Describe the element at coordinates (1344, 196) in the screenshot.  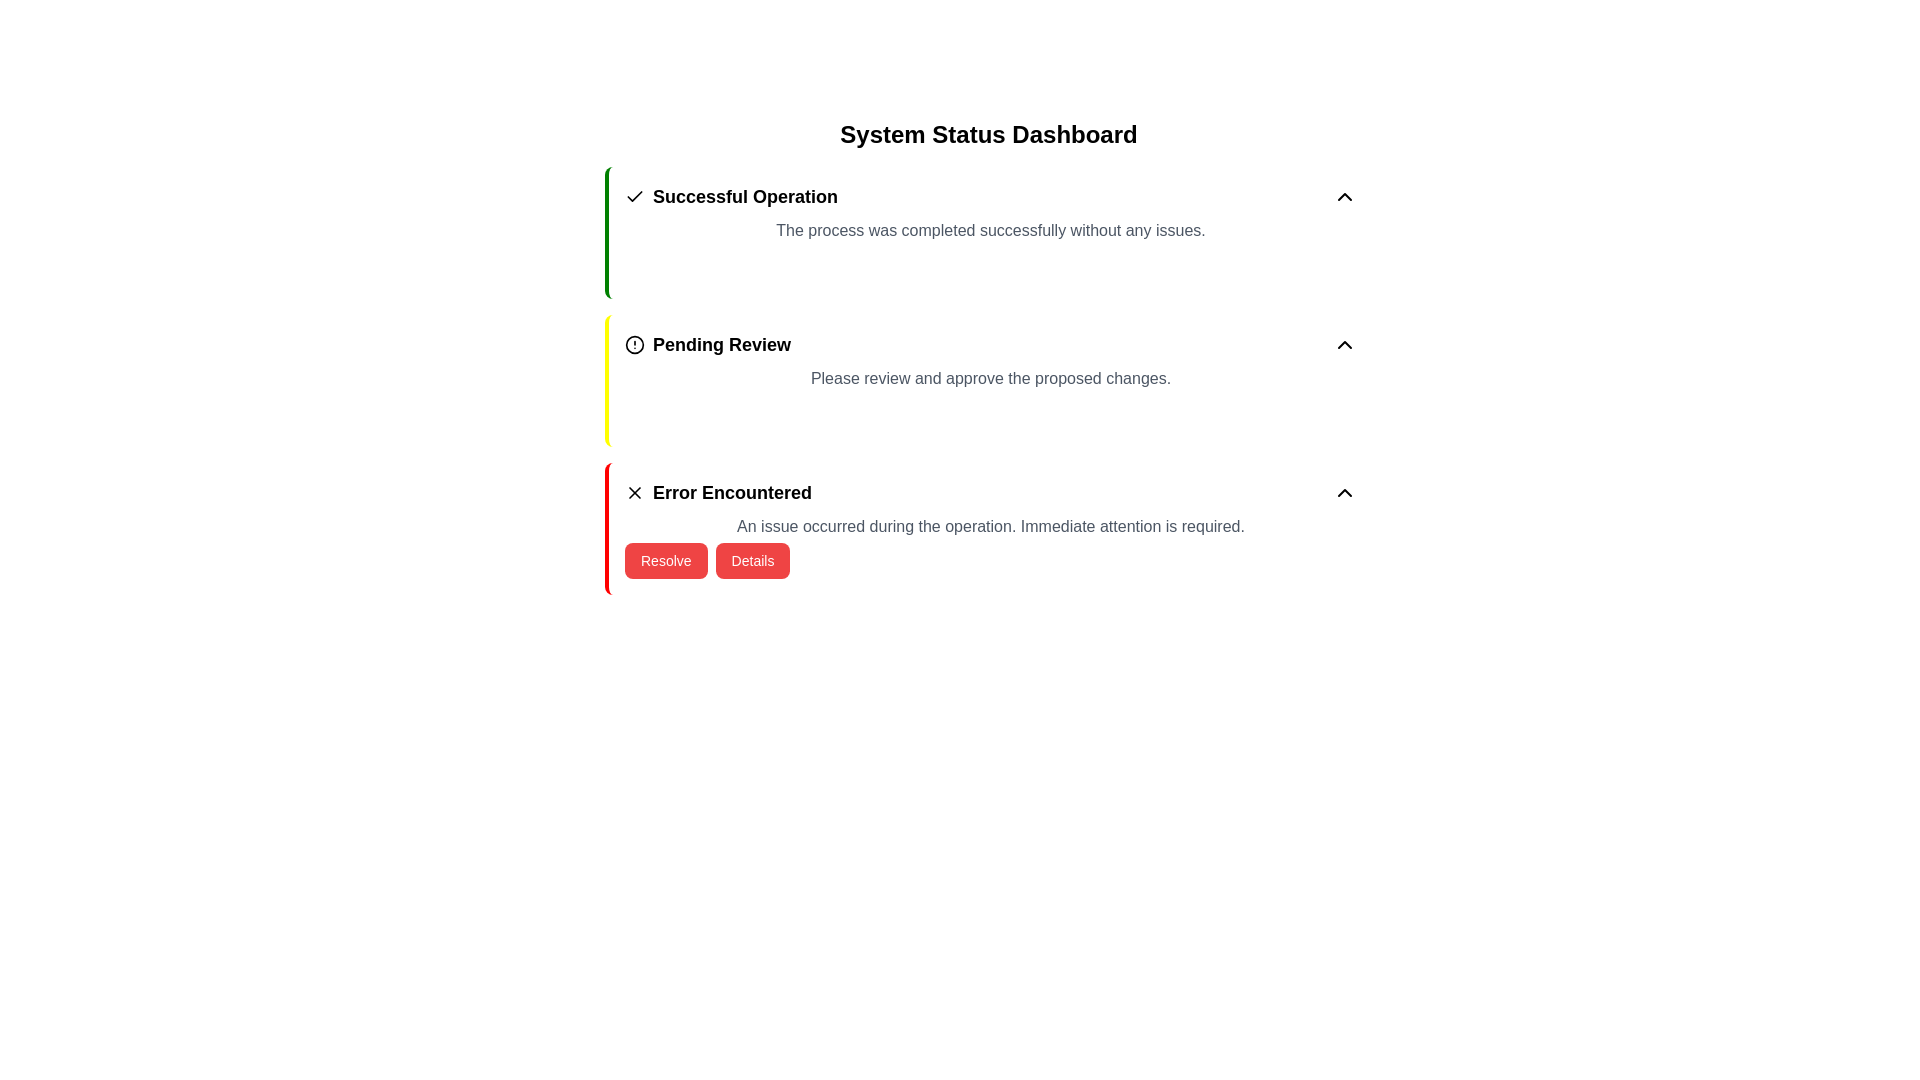
I see `the upward-facing chevron icon located in the top-right corner of the 'Successful Operation' section` at that location.